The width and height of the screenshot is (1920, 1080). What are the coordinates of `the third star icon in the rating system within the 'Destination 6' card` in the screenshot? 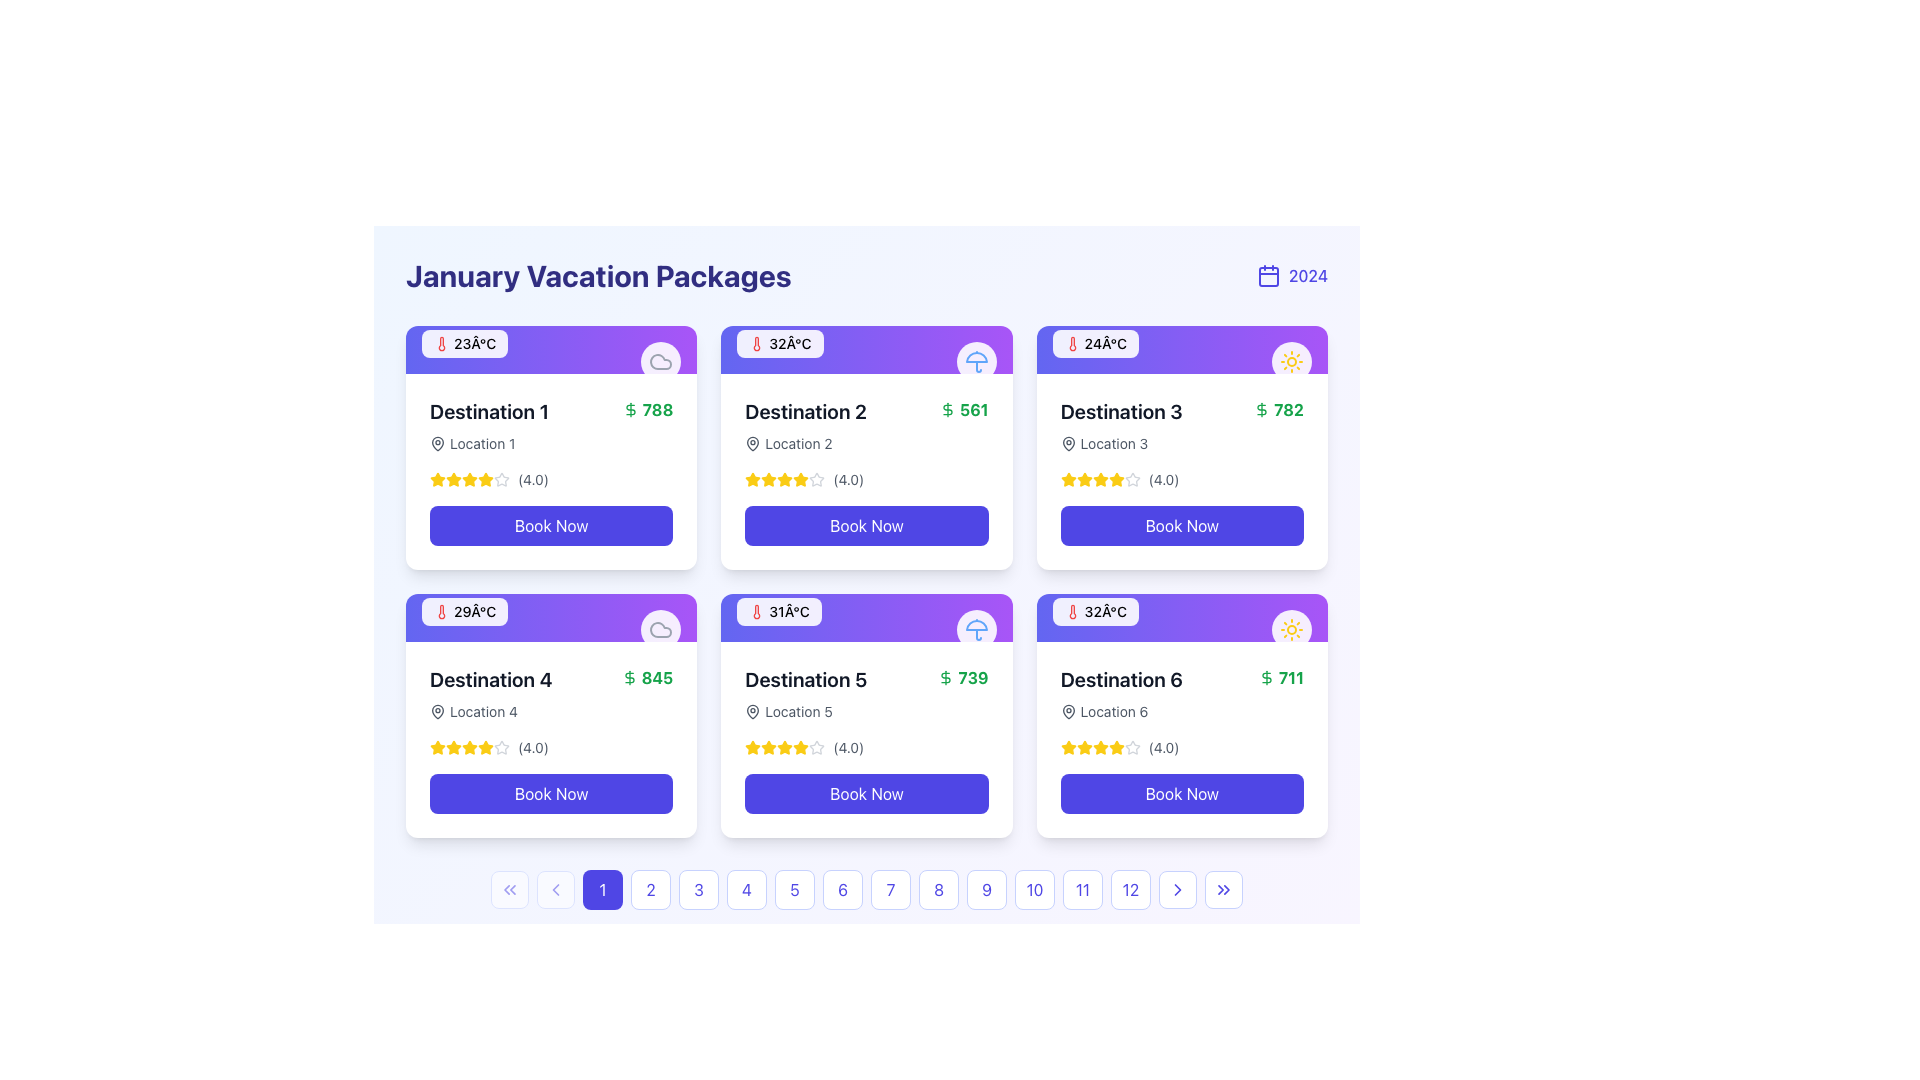 It's located at (1115, 747).